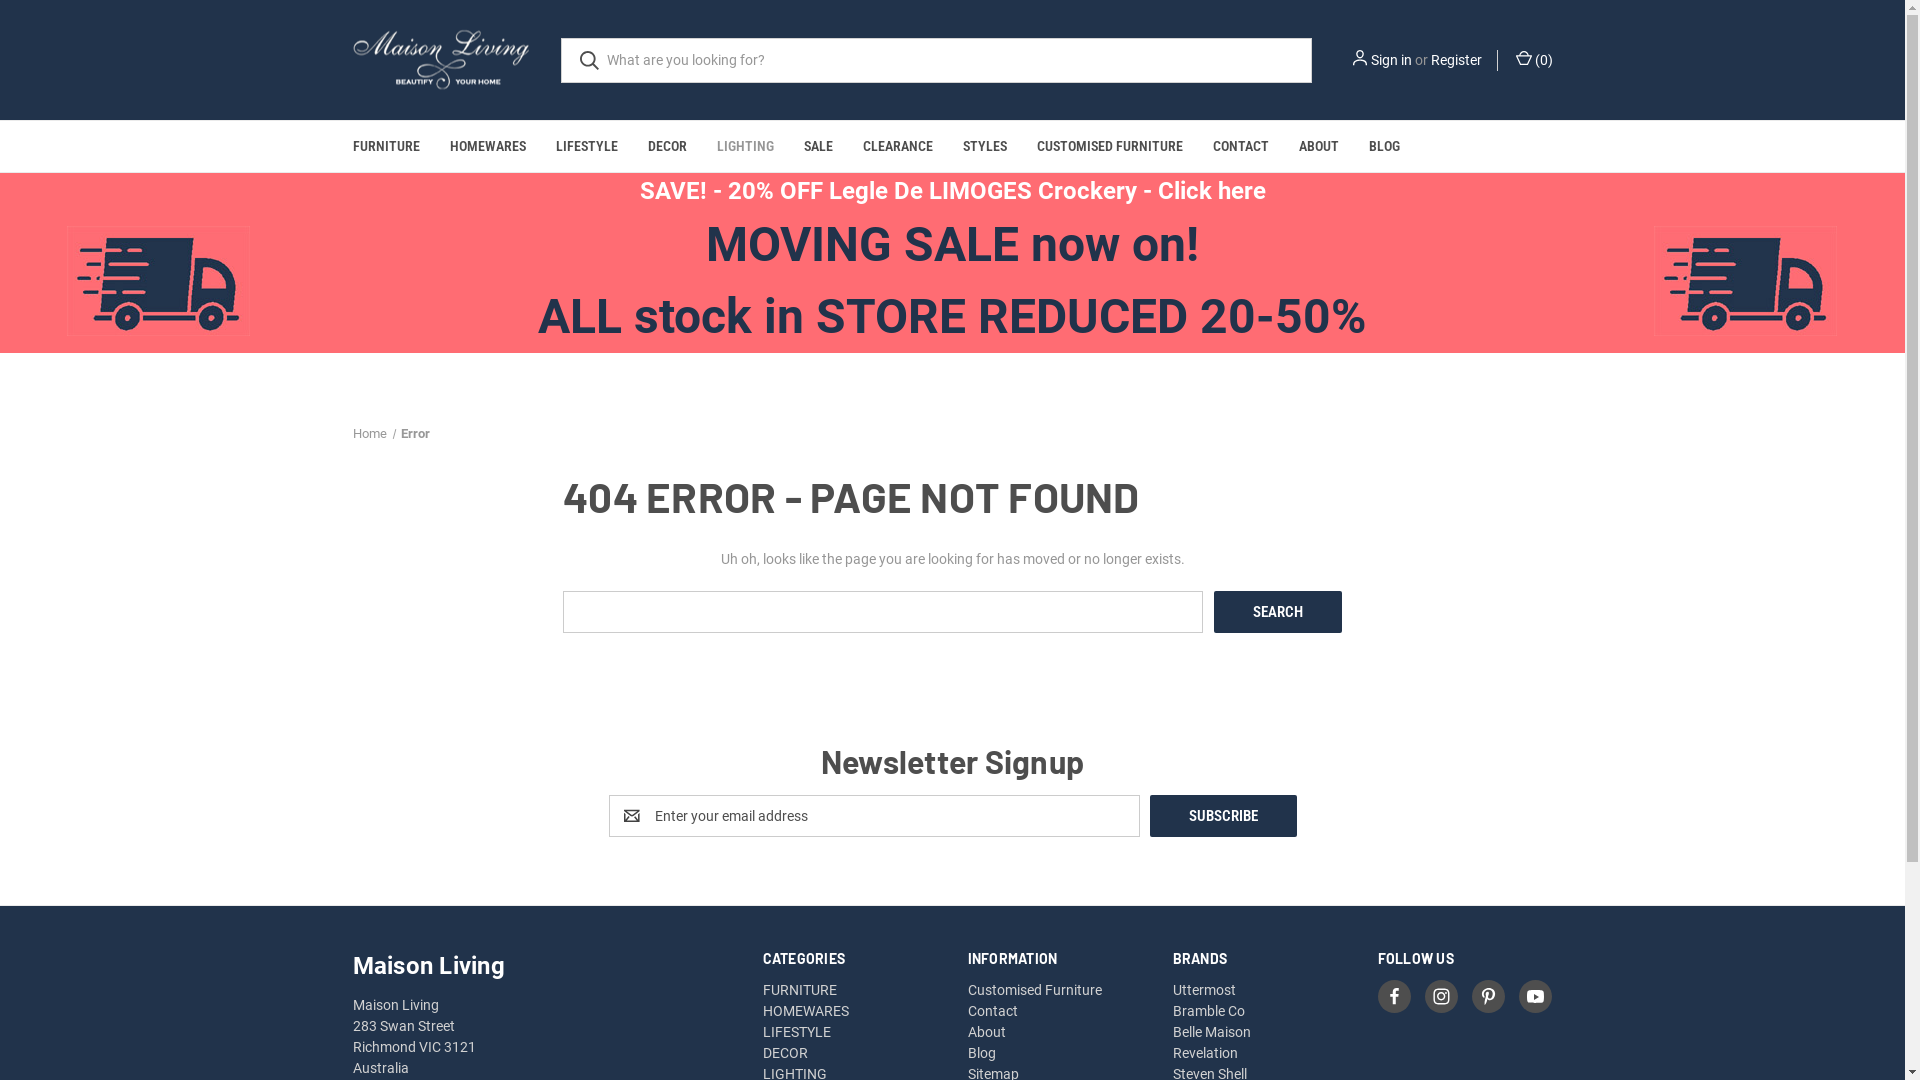 The height and width of the screenshot is (1080, 1920). What do you see at coordinates (1108, 145) in the screenshot?
I see `'CUSTOMISED FURNITURE'` at bounding box center [1108, 145].